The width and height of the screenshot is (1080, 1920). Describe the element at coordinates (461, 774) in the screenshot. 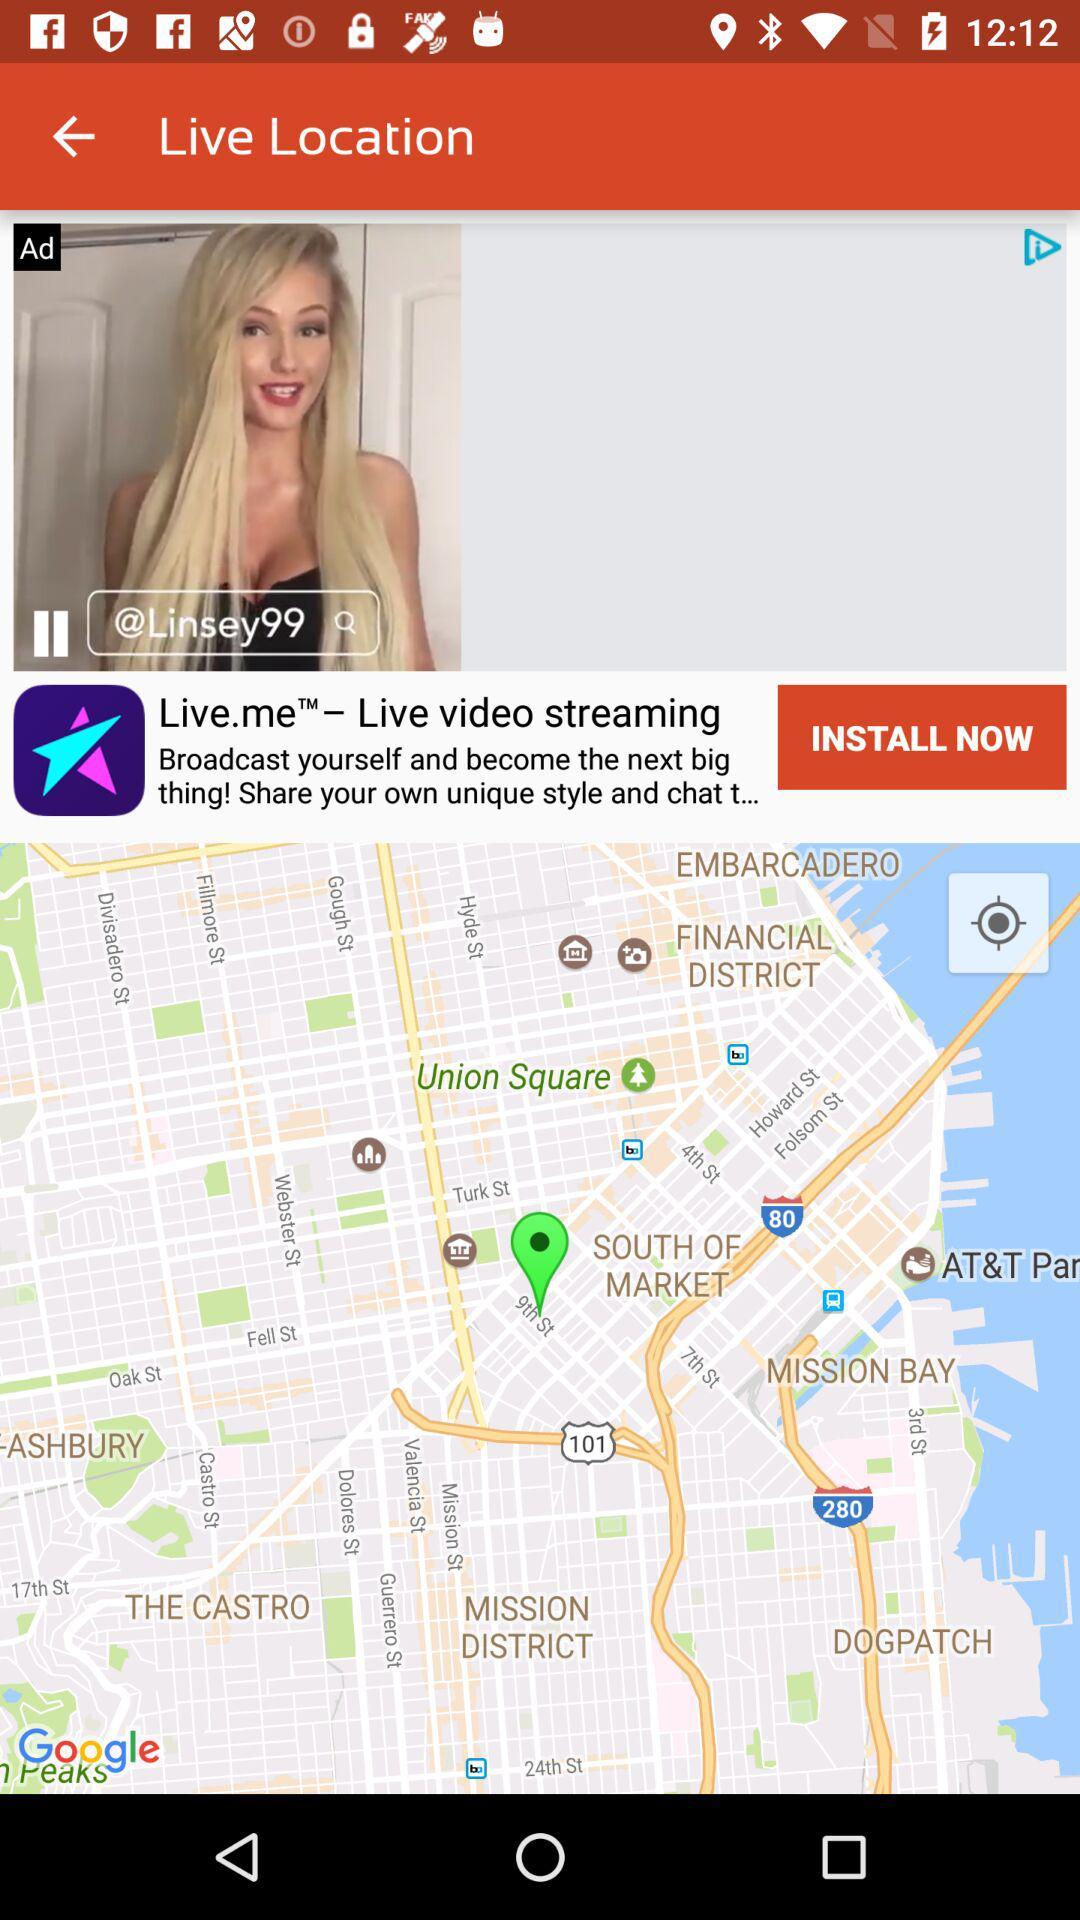

I see `icon next to install now icon` at that location.